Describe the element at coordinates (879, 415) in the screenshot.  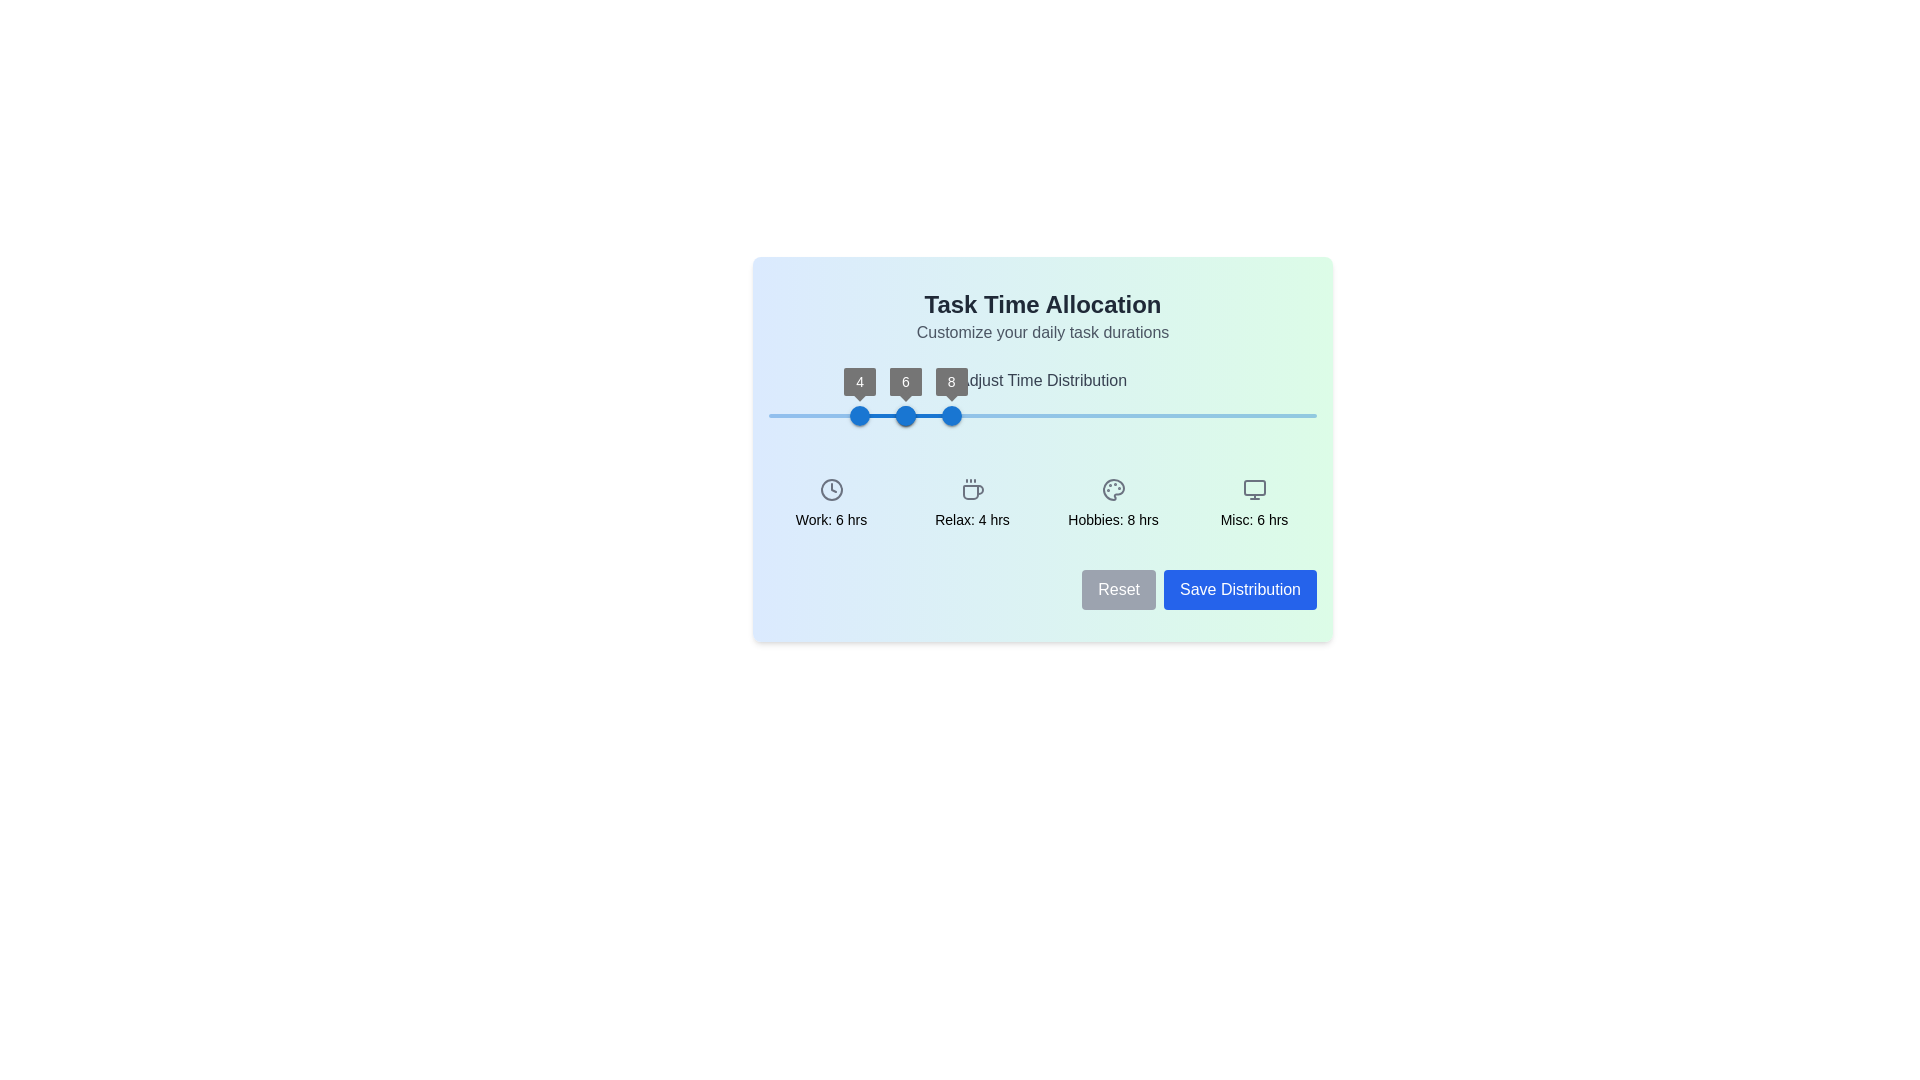
I see `the slider` at that location.